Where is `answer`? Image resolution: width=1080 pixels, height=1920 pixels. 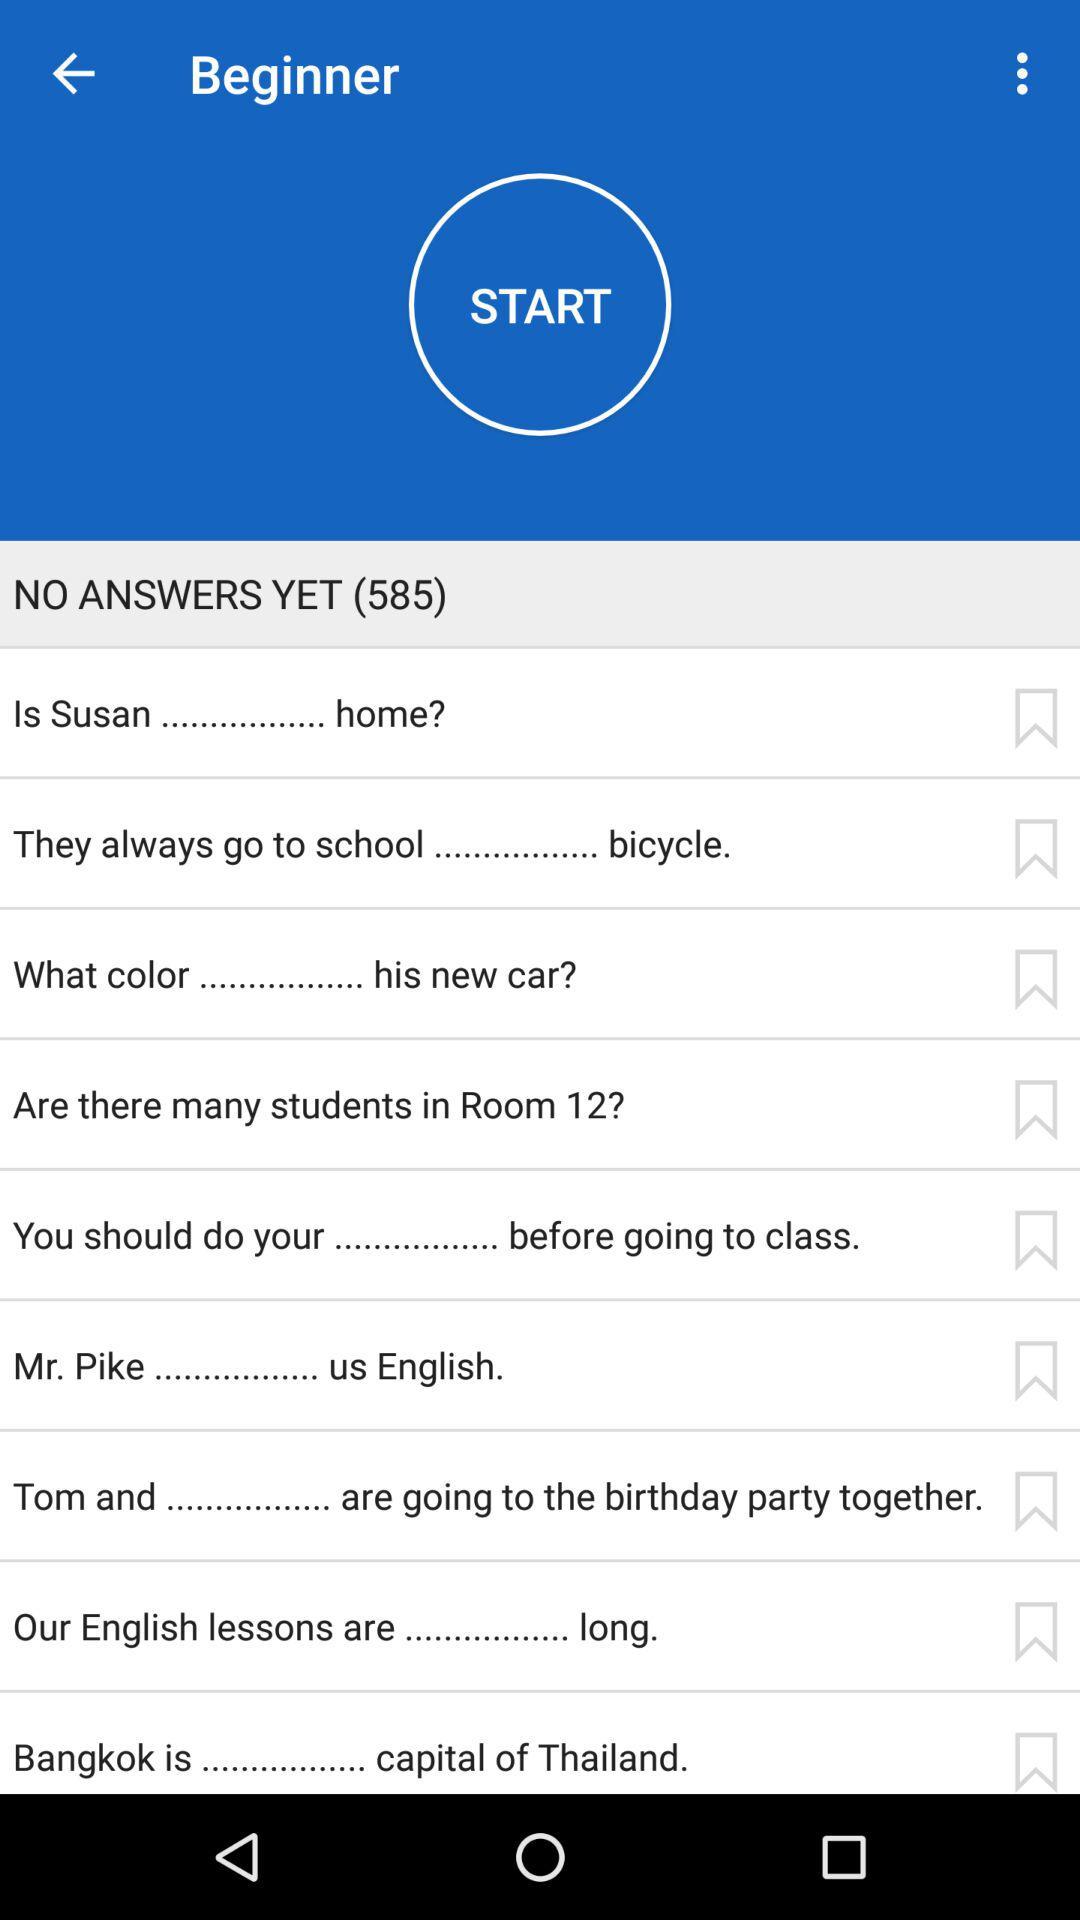
answer is located at coordinates (1035, 1632).